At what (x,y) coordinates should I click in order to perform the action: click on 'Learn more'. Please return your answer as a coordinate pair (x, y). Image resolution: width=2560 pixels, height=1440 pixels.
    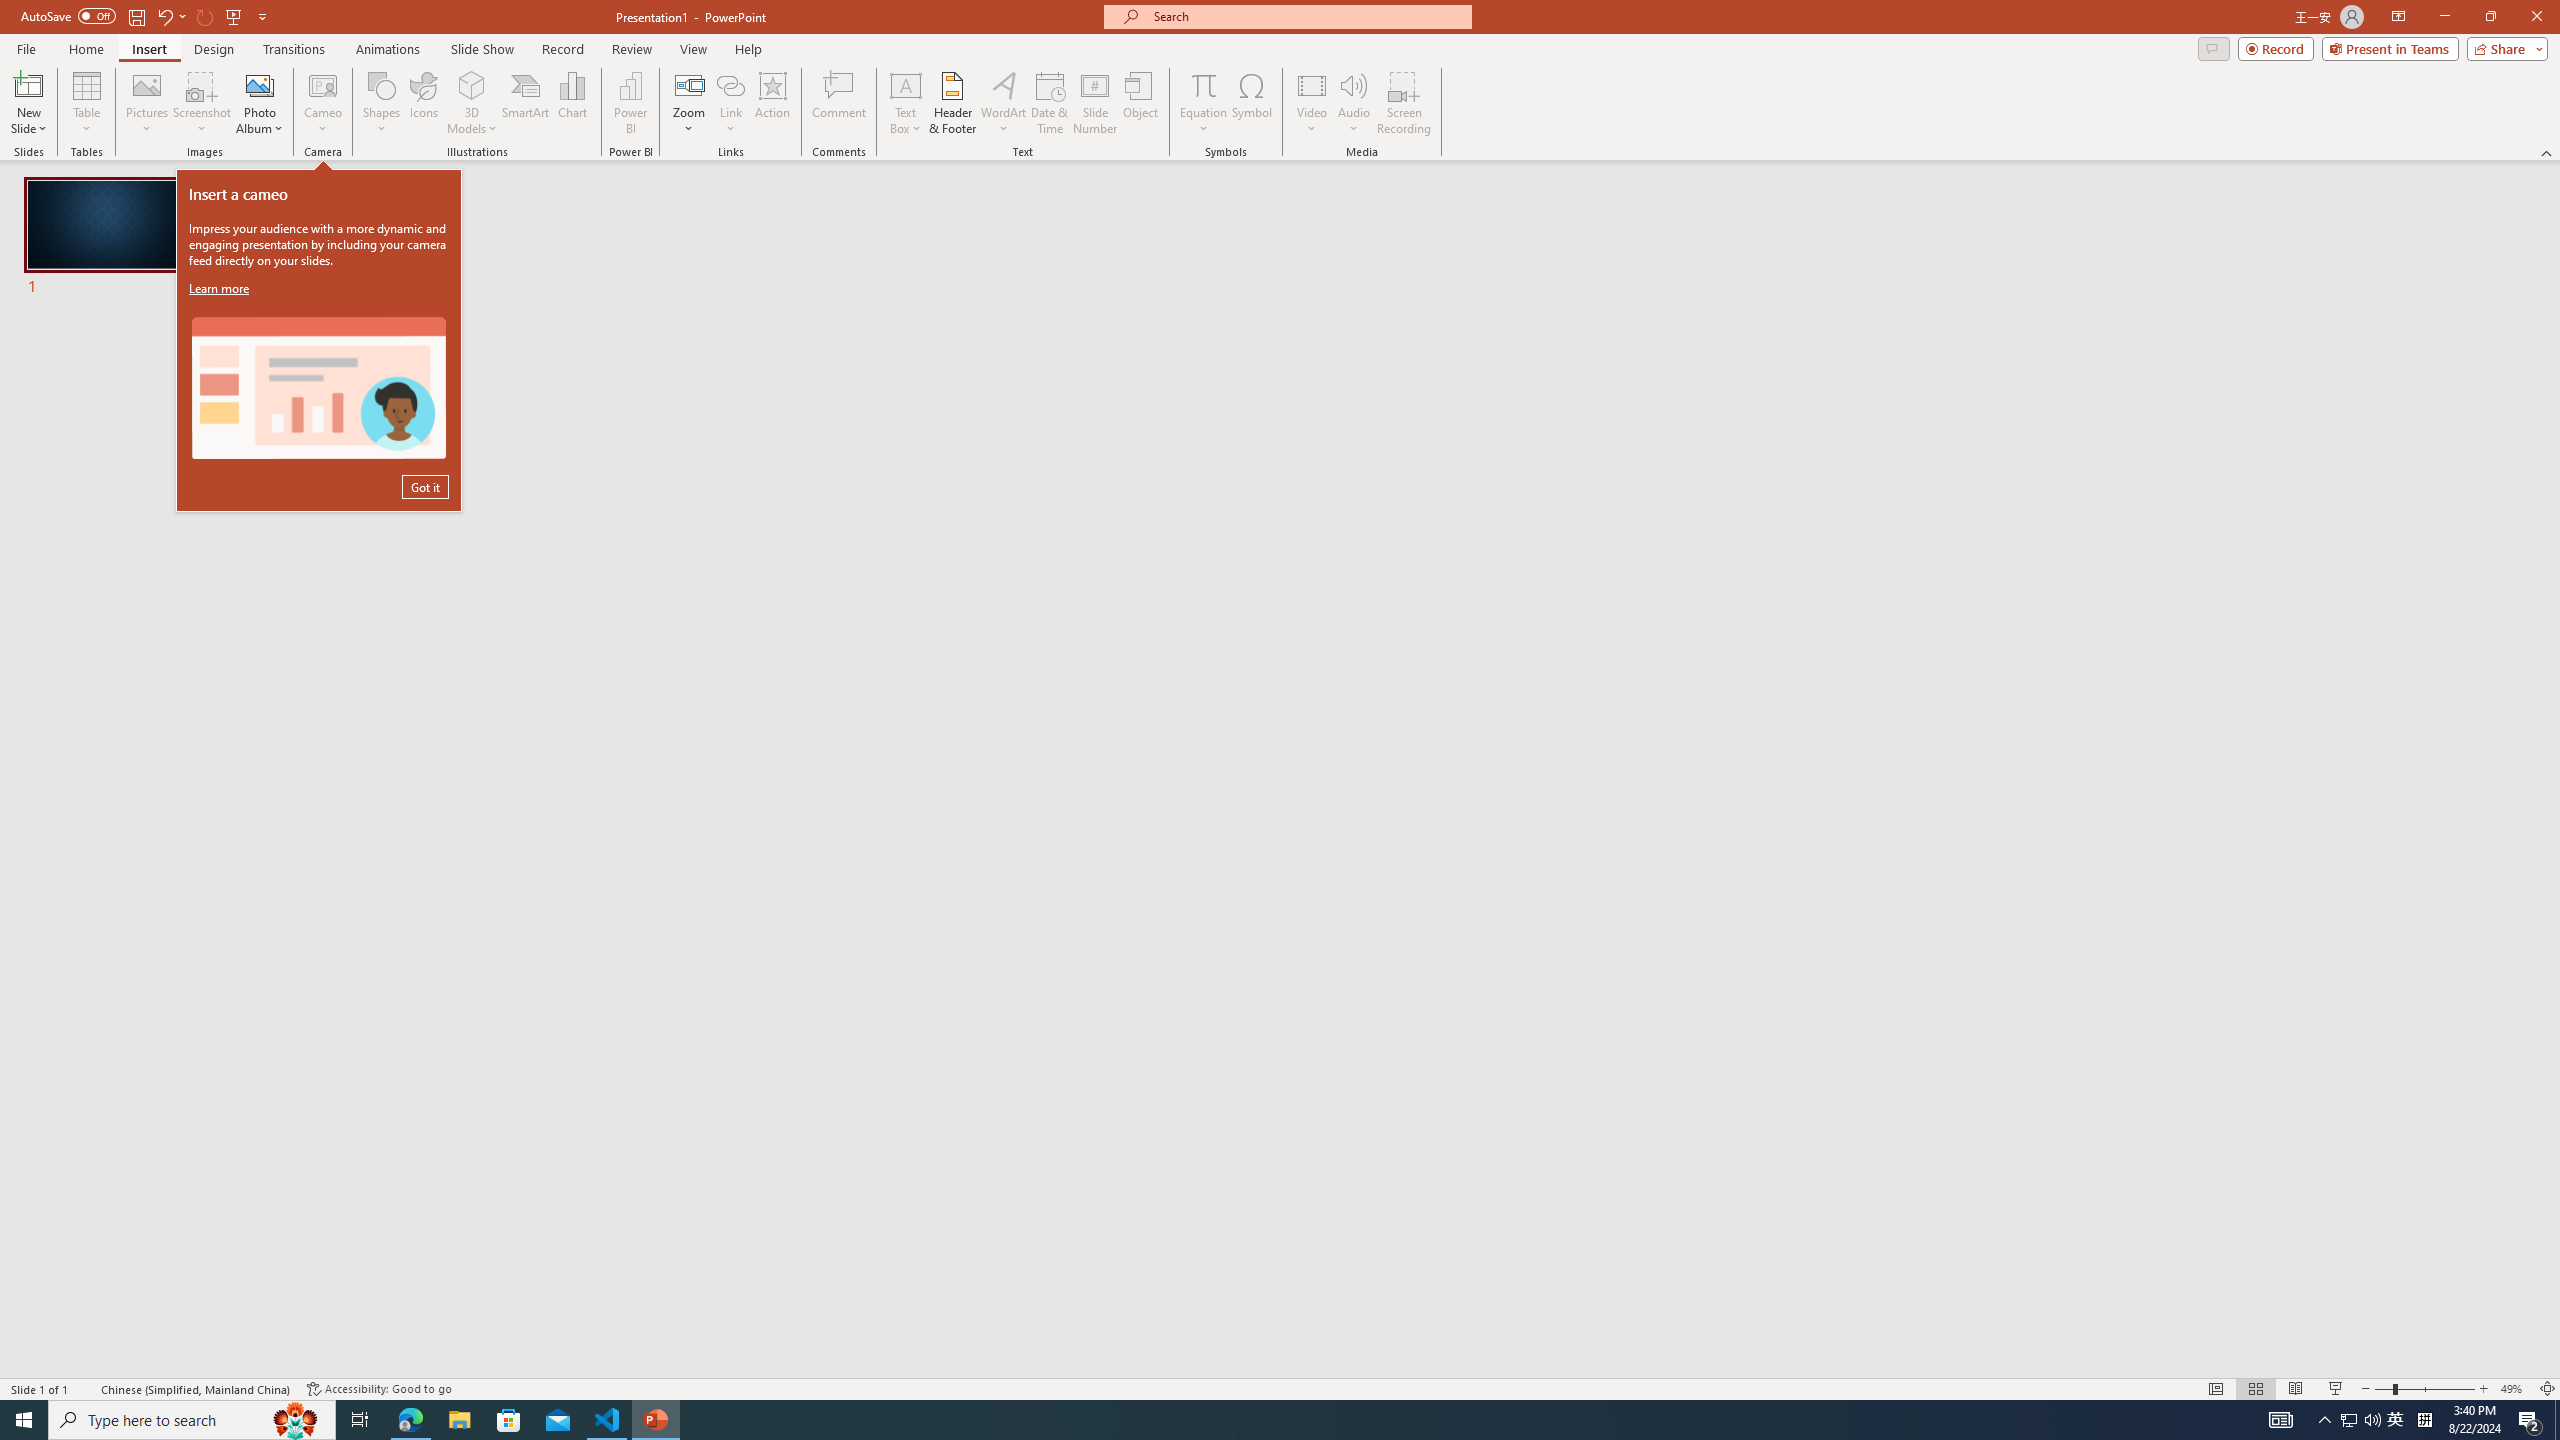
    Looking at the image, I should click on (220, 287).